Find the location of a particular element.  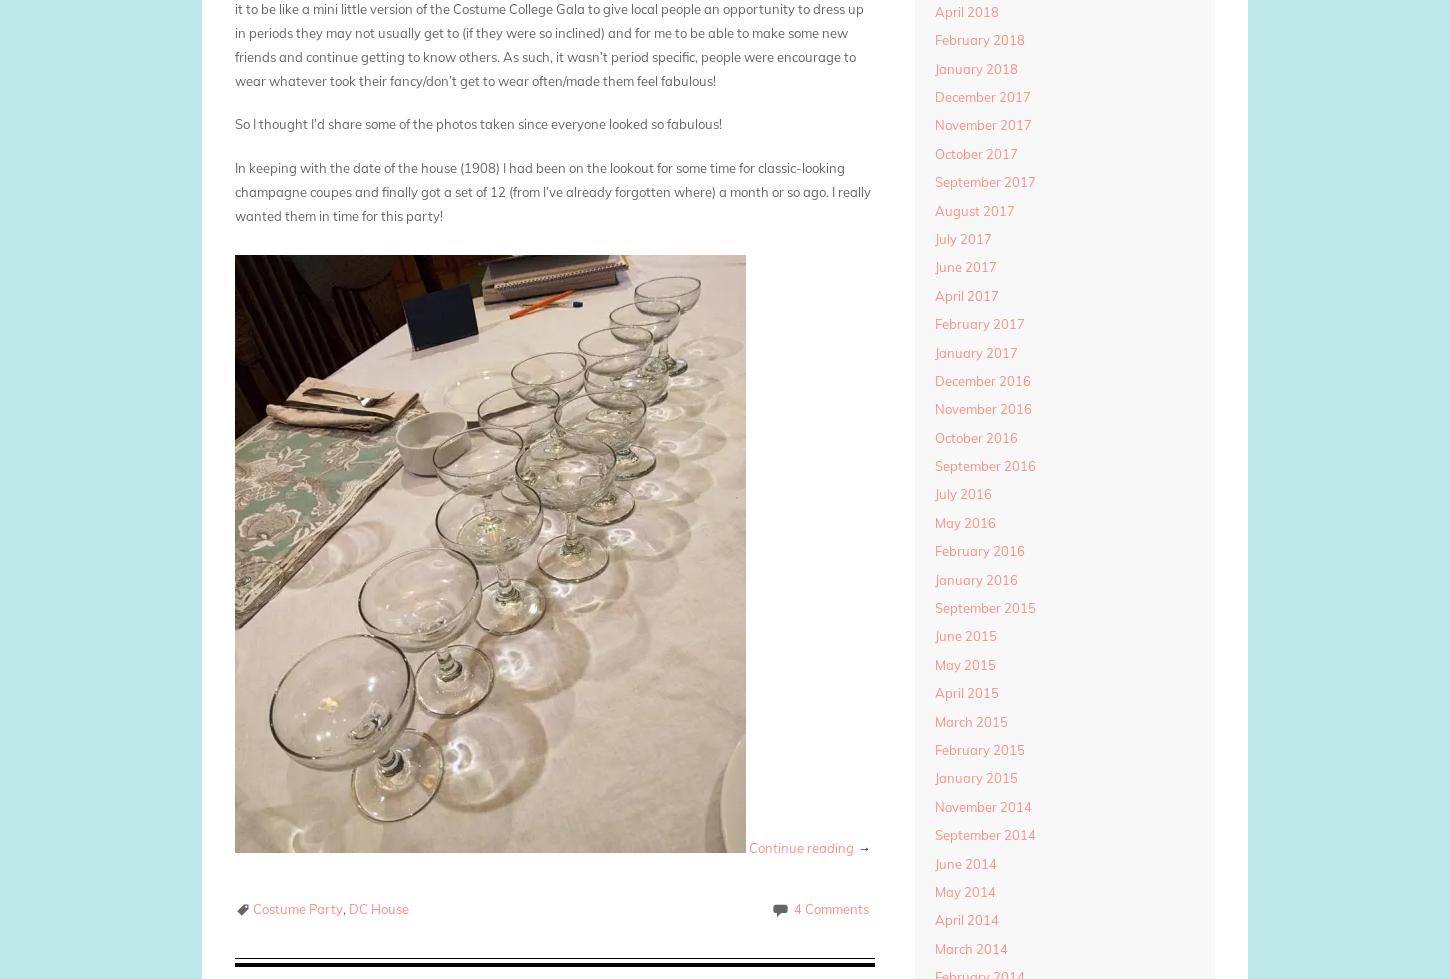

'September 2017' is located at coordinates (984, 181).